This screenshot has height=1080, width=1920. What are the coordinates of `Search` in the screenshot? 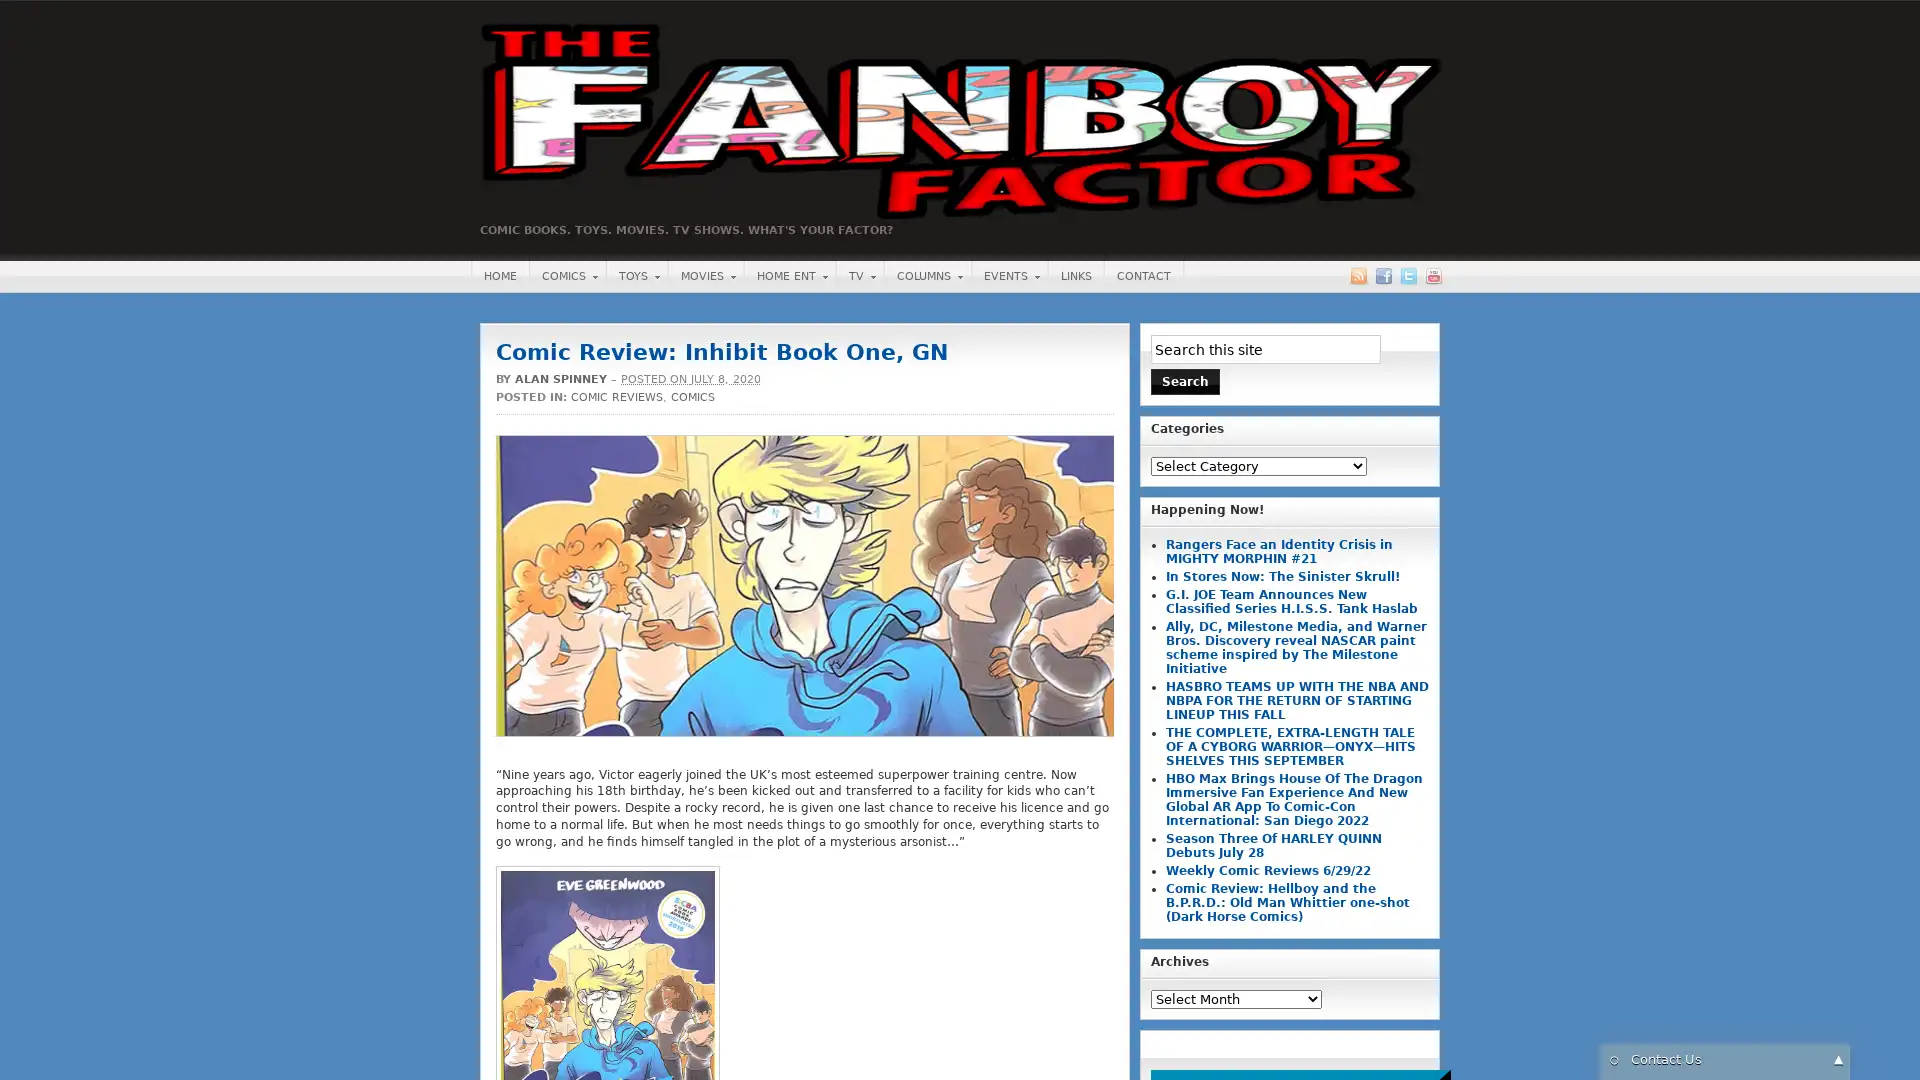 It's located at (1185, 381).